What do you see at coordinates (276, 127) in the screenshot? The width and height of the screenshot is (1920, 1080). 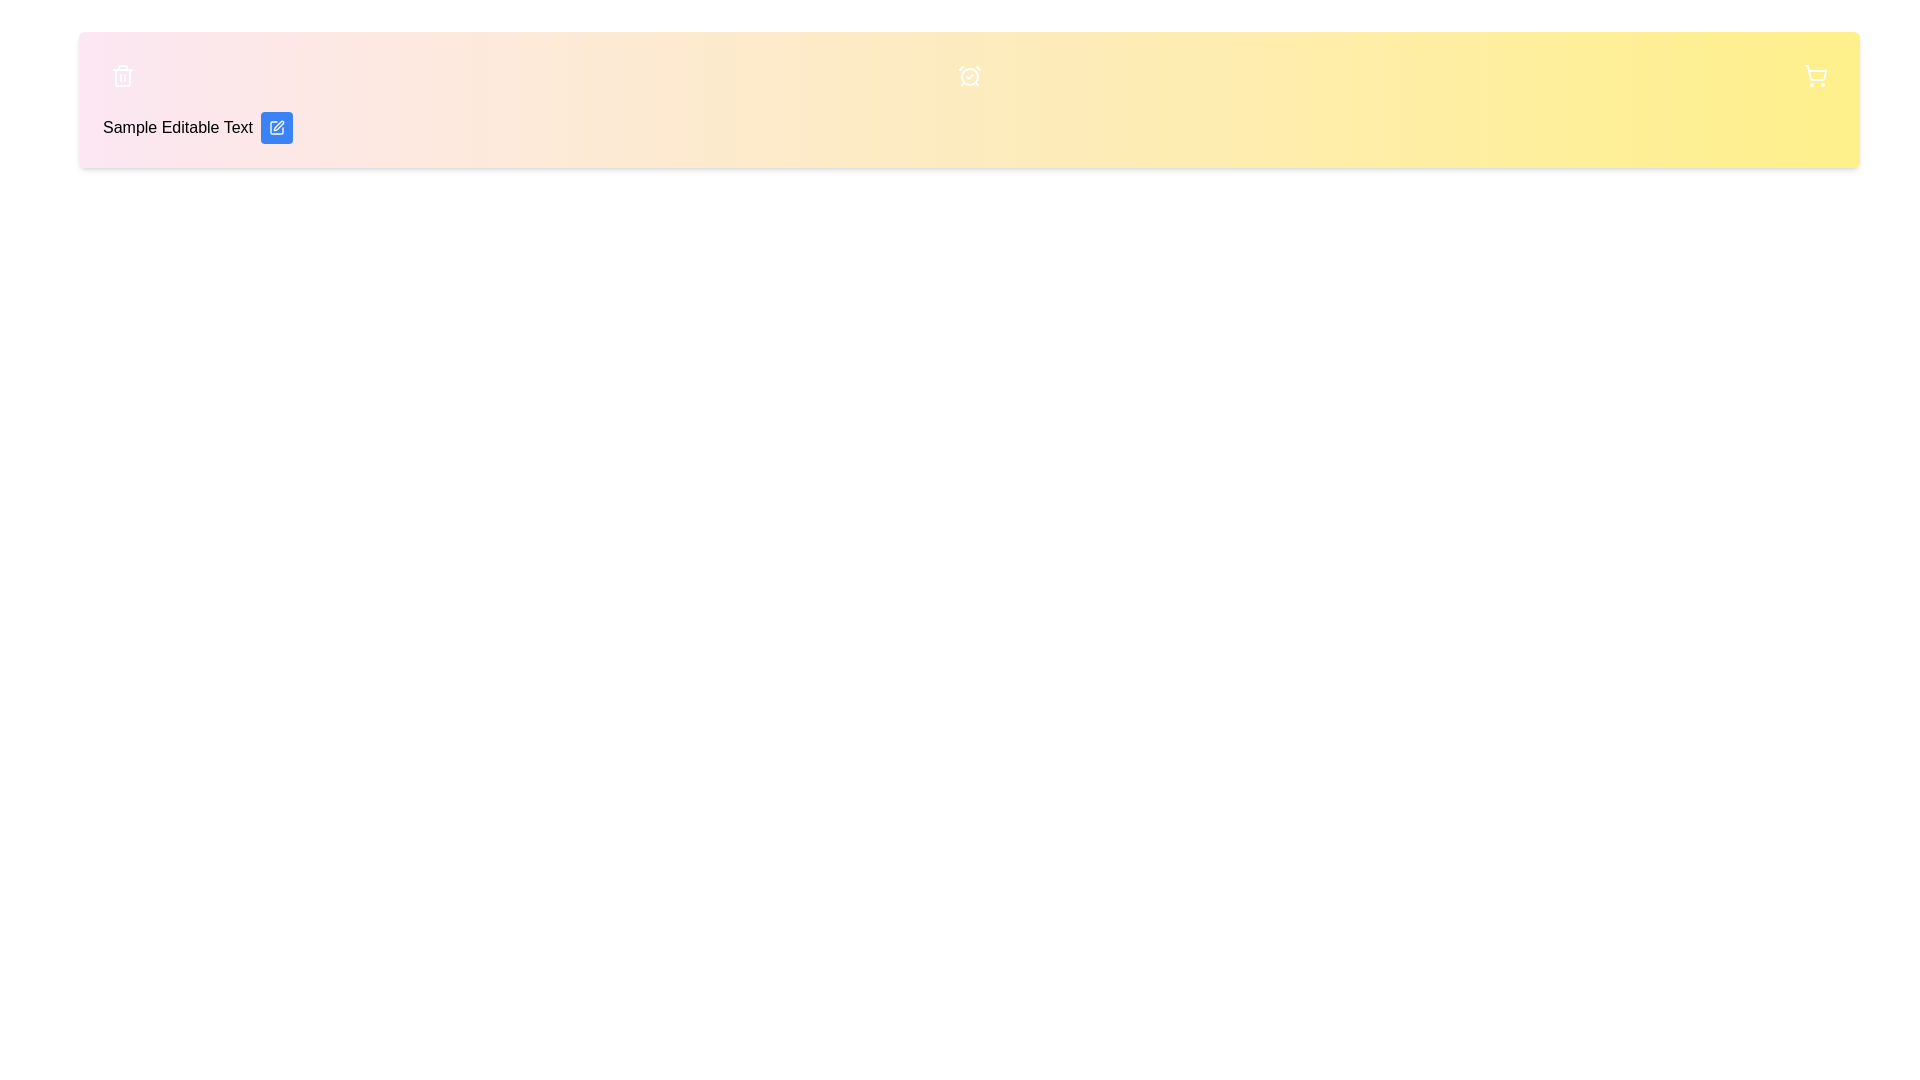 I see `the edit button with an icon located to the immediate right of 'Sample Editable Text'` at bounding box center [276, 127].